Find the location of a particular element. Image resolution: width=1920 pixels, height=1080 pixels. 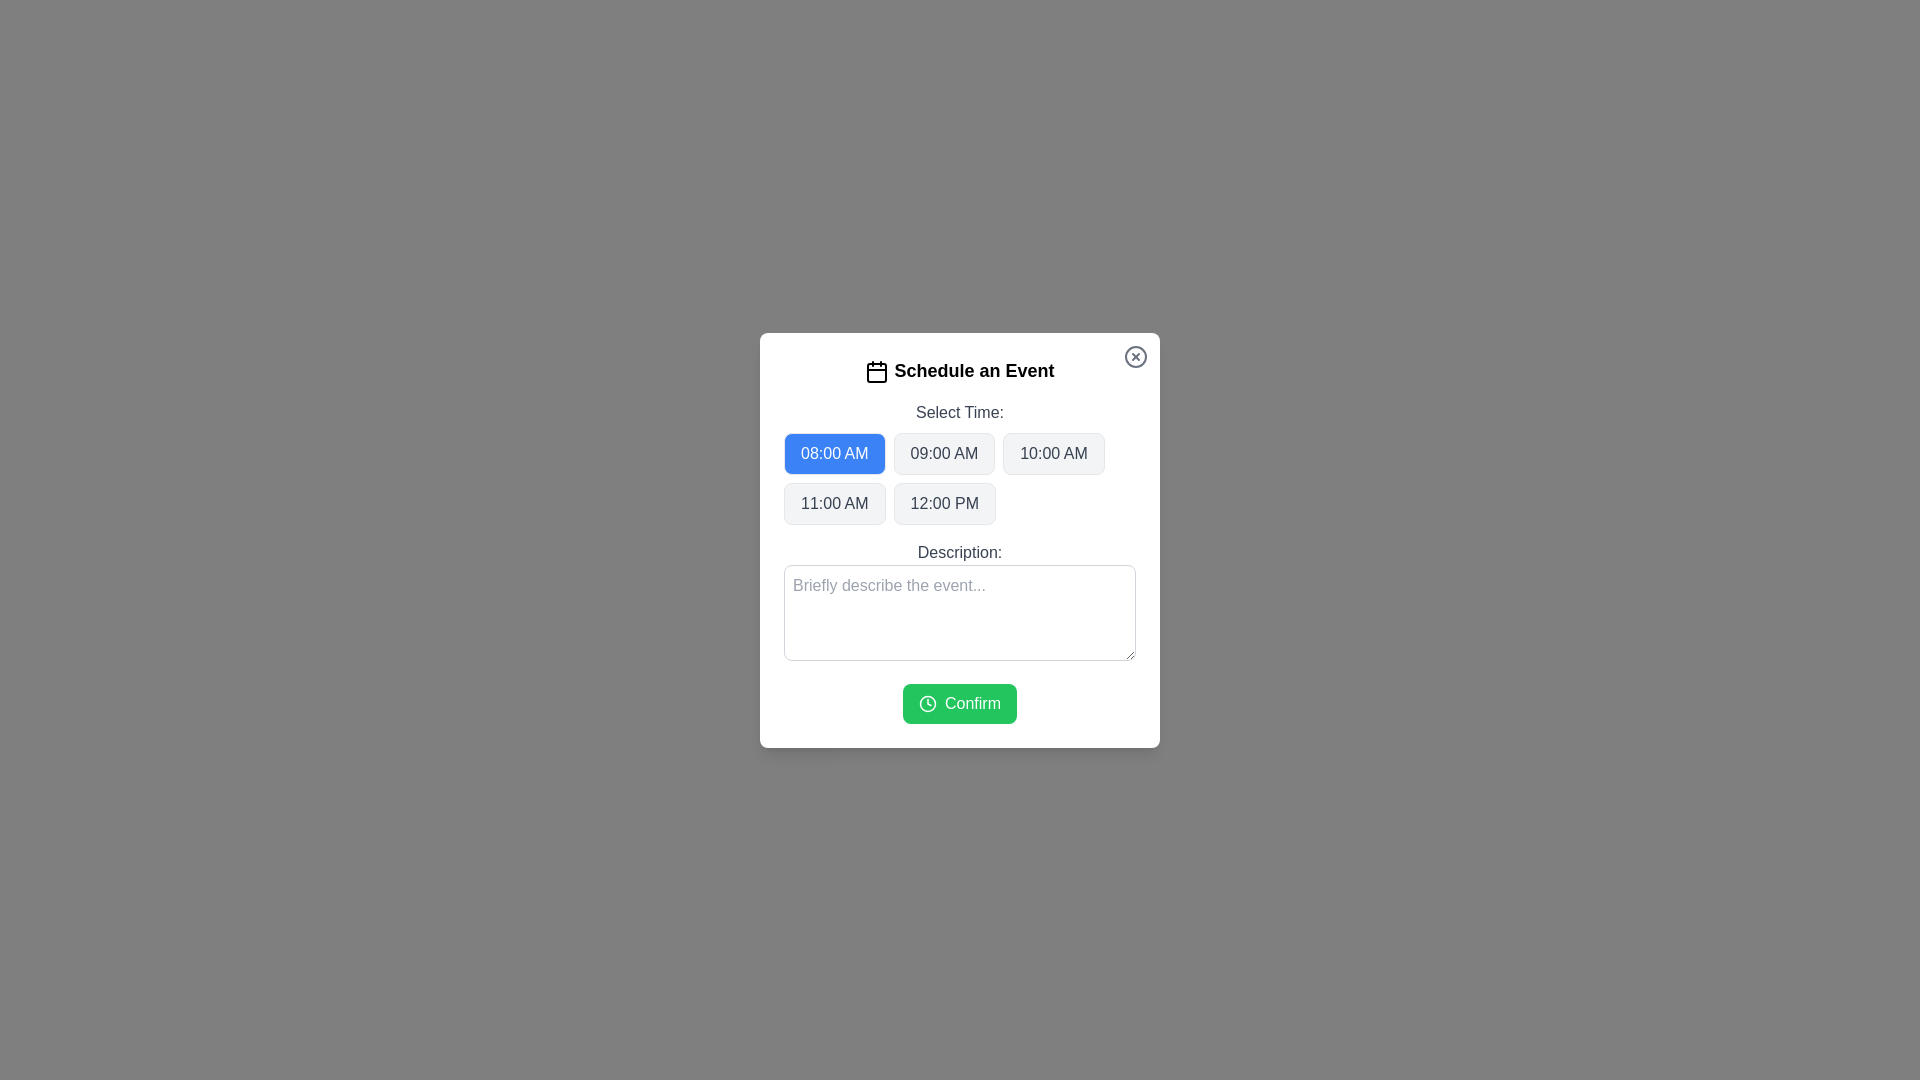

the '10:00 AM' button in the time selection group is located at coordinates (1053, 453).